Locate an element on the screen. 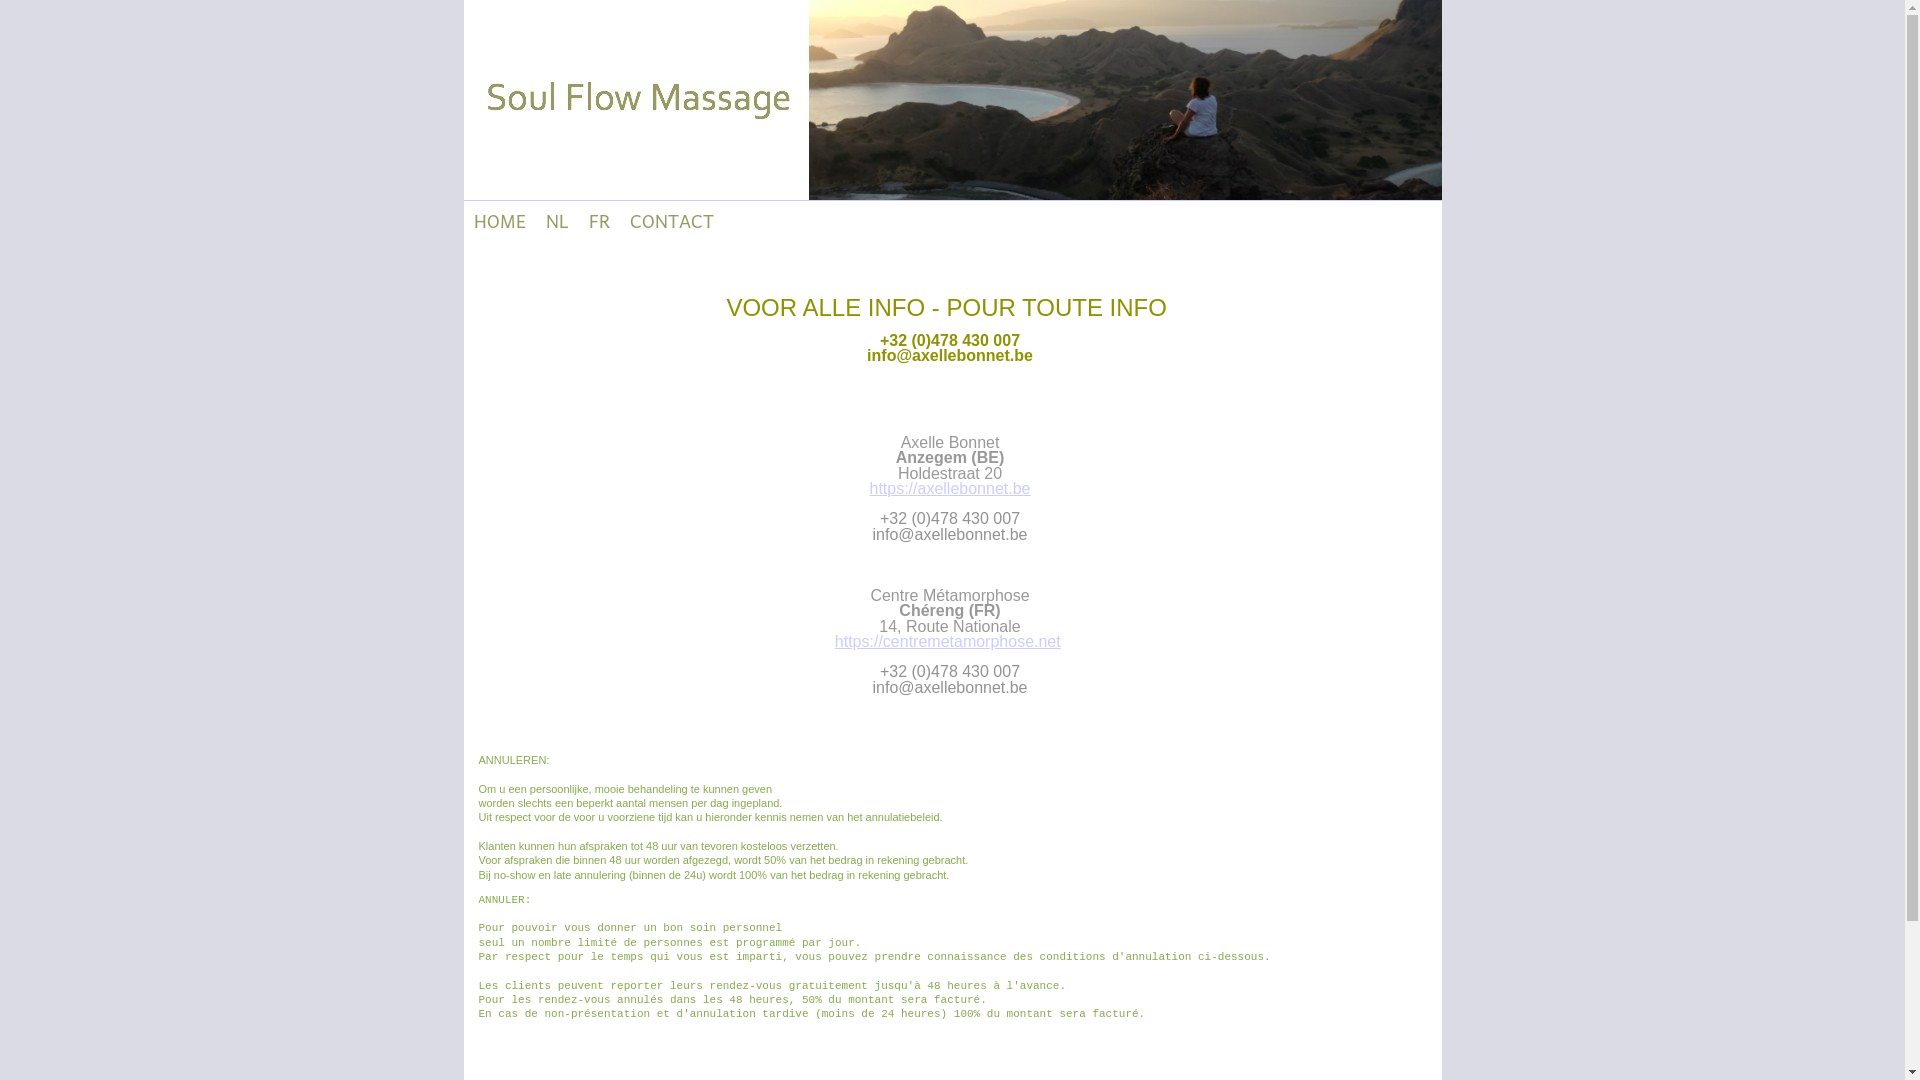 This screenshot has height=1080, width=1920. 'HOME' is located at coordinates (463, 220).